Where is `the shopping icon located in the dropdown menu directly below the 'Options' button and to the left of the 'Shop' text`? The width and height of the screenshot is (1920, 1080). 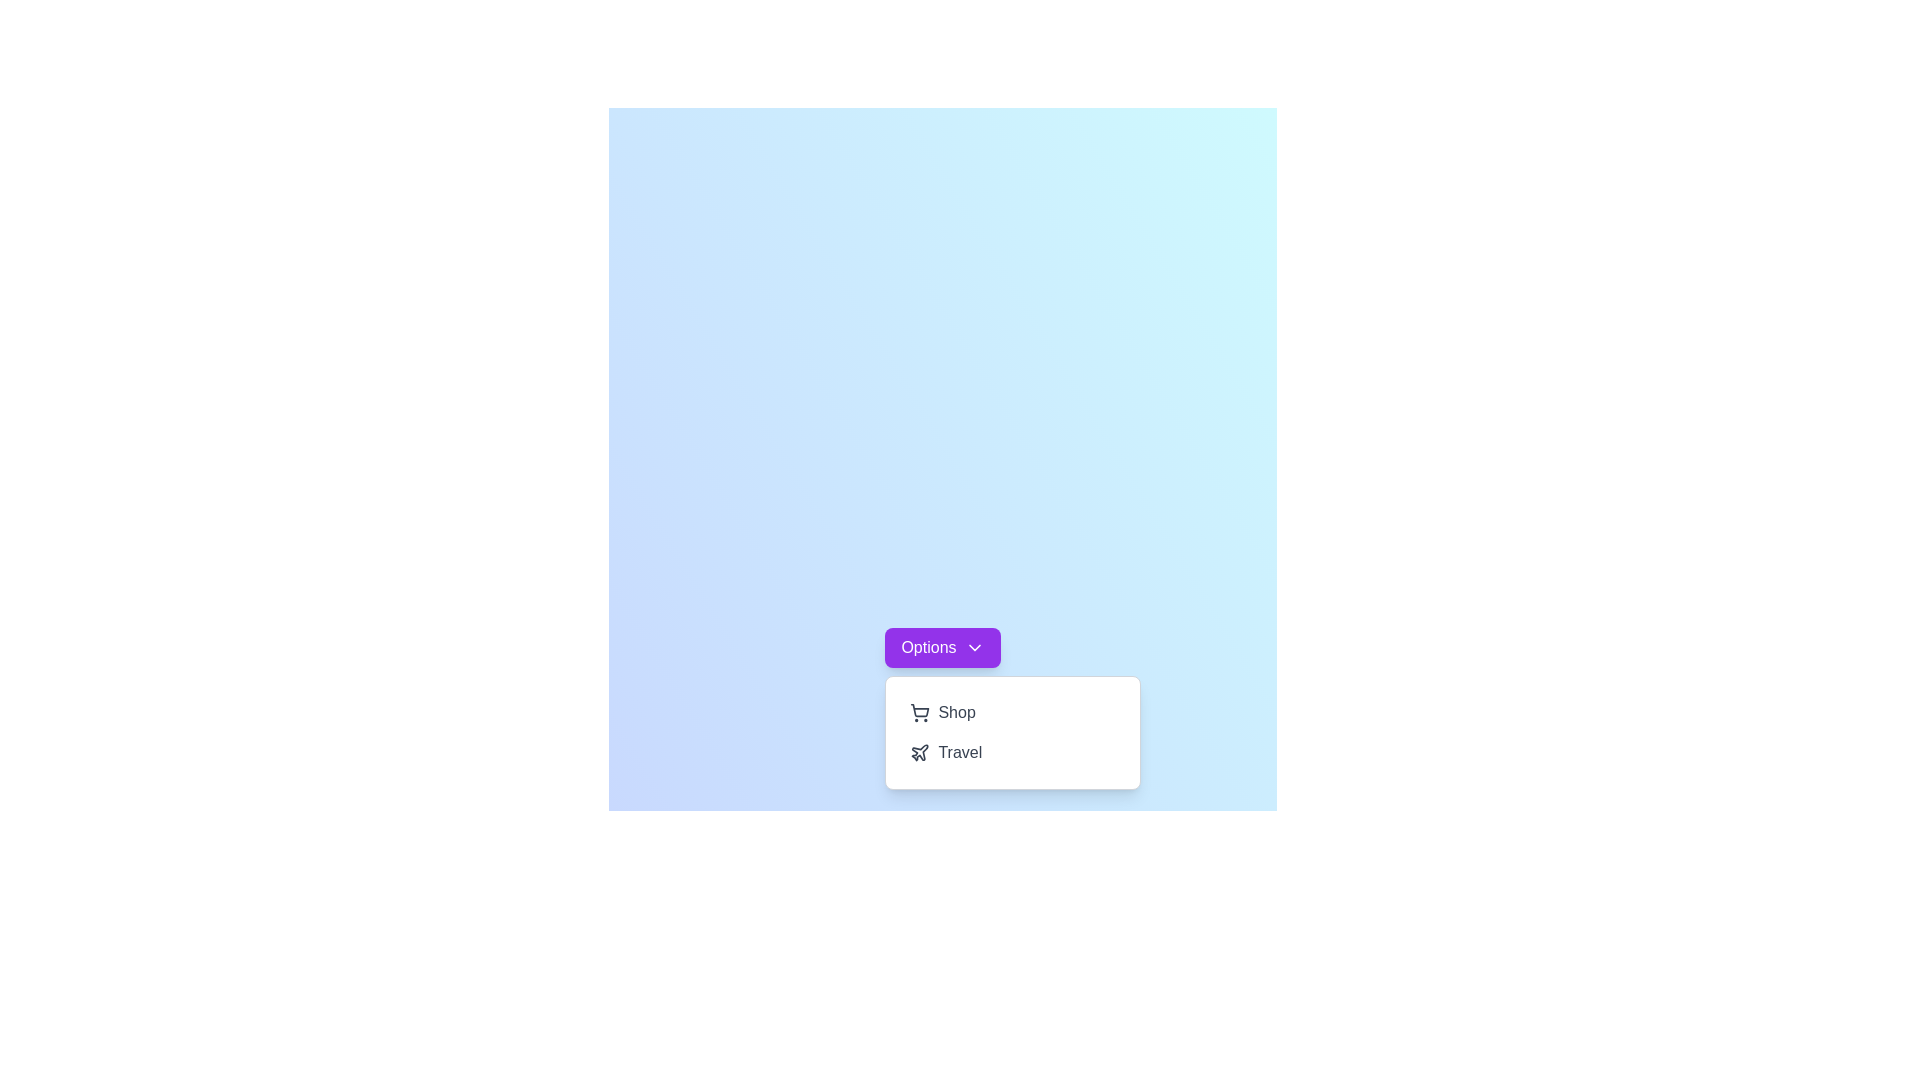
the shopping icon located in the dropdown menu directly below the 'Options' button and to the left of the 'Shop' text is located at coordinates (919, 709).